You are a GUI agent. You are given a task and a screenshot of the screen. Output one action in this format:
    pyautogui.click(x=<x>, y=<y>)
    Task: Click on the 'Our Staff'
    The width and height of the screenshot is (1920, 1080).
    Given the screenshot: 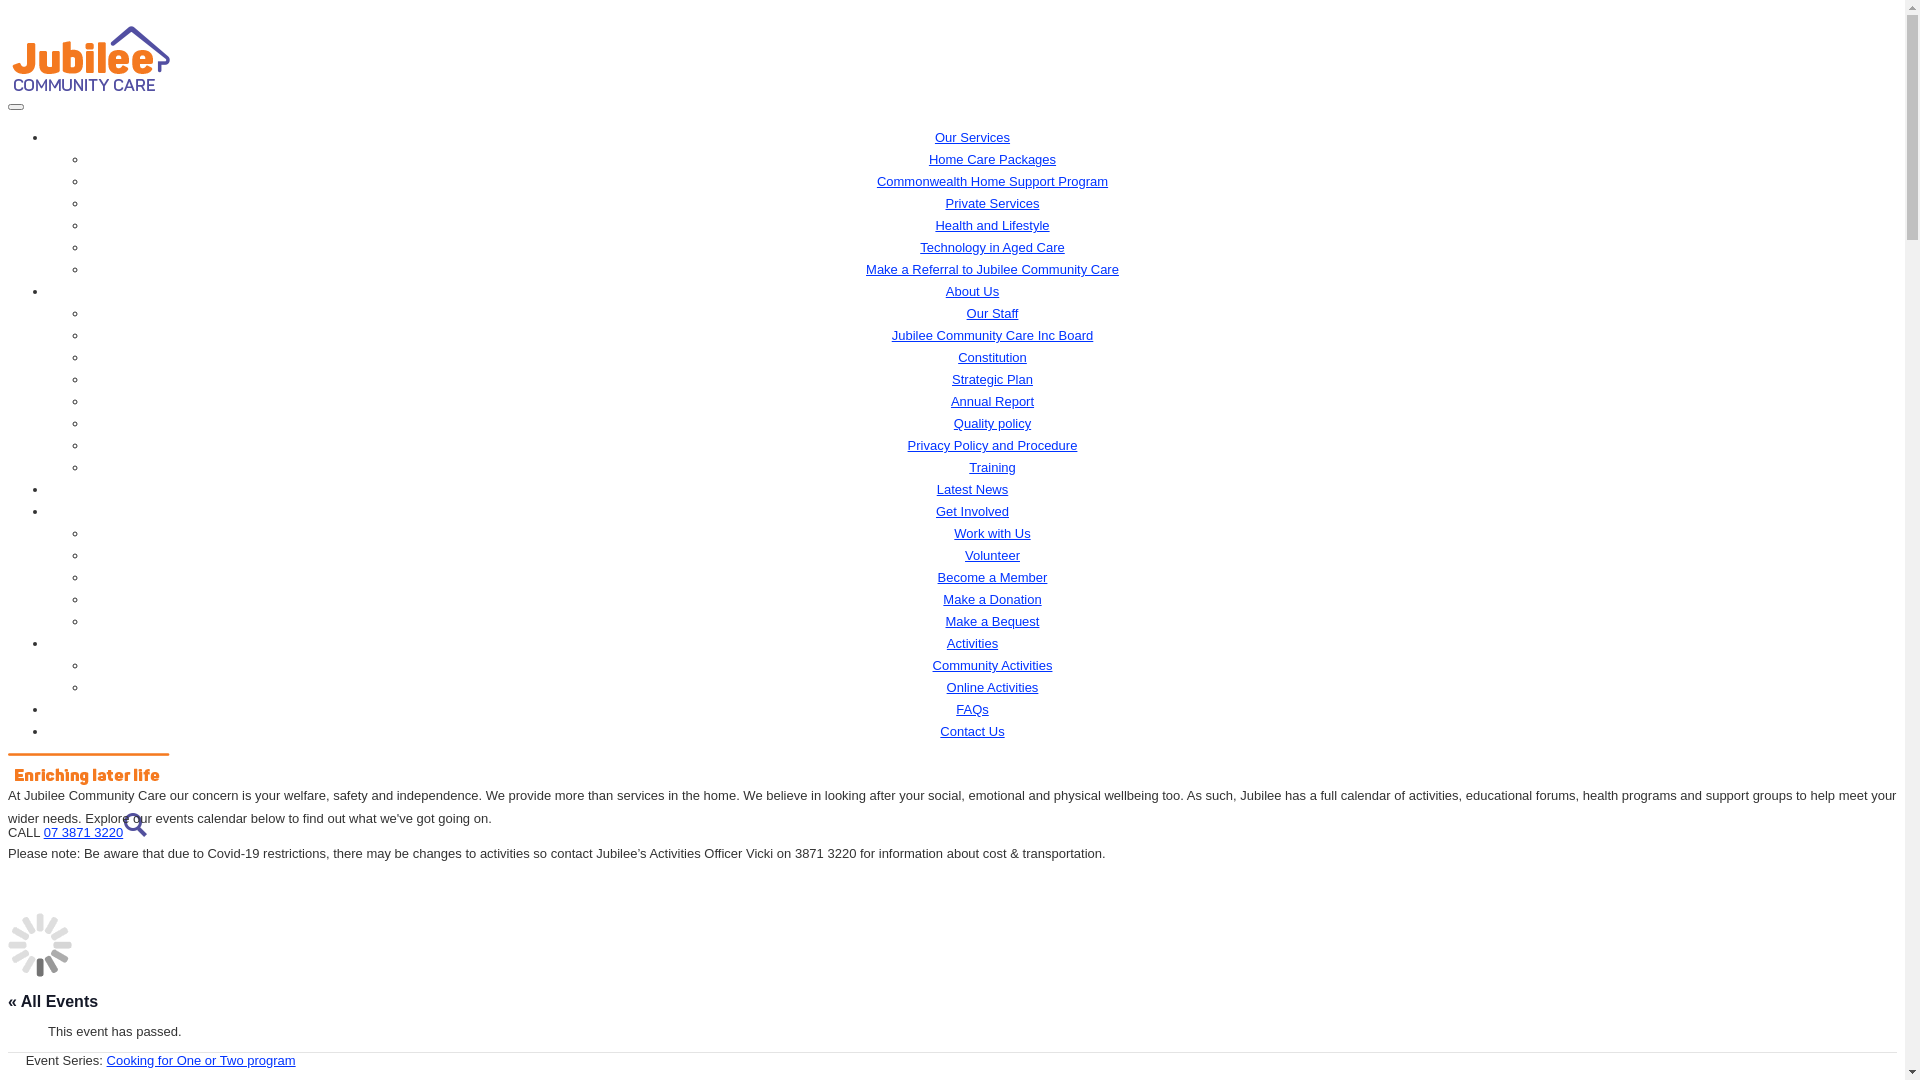 What is the action you would take?
    pyautogui.click(x=993, y=313)
    